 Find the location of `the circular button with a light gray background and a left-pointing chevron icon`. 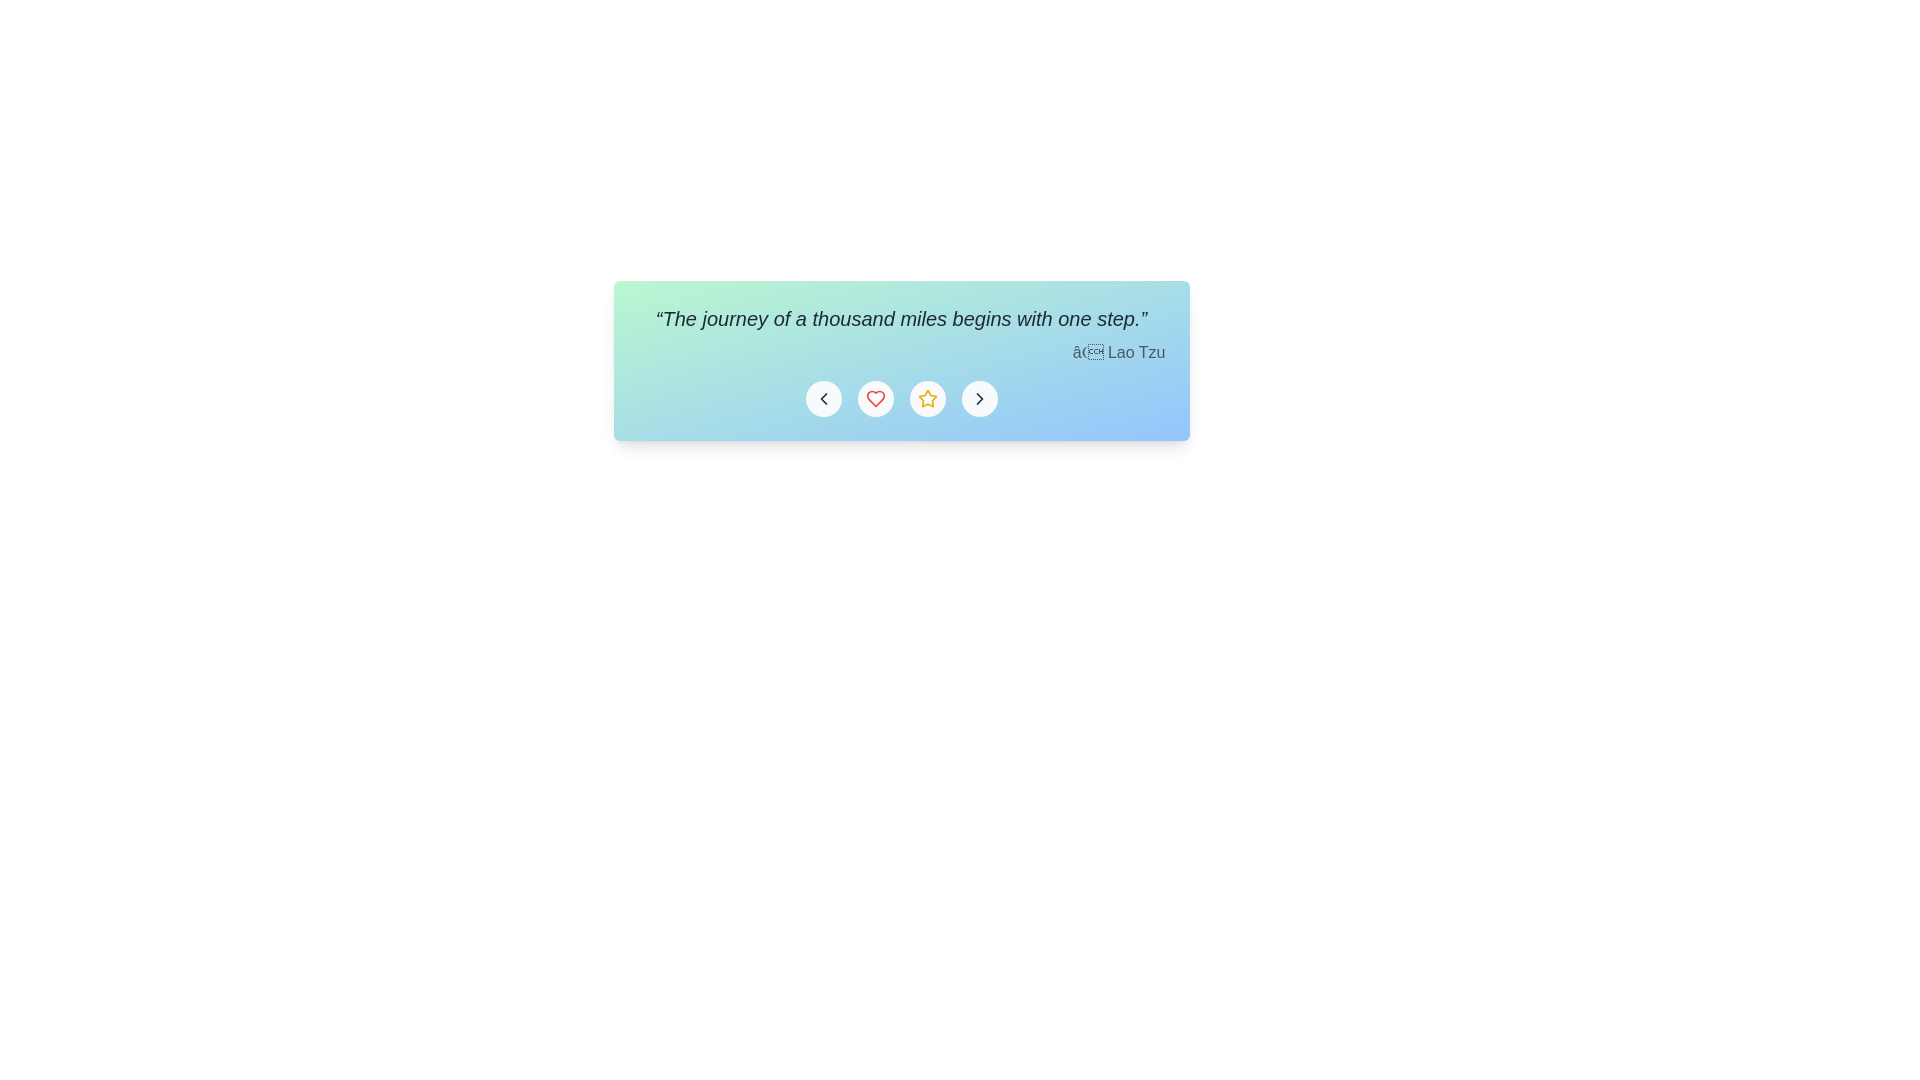

the circular button with a light gray background and a left-pointing chevron icon is located at coordinates (823, 398).